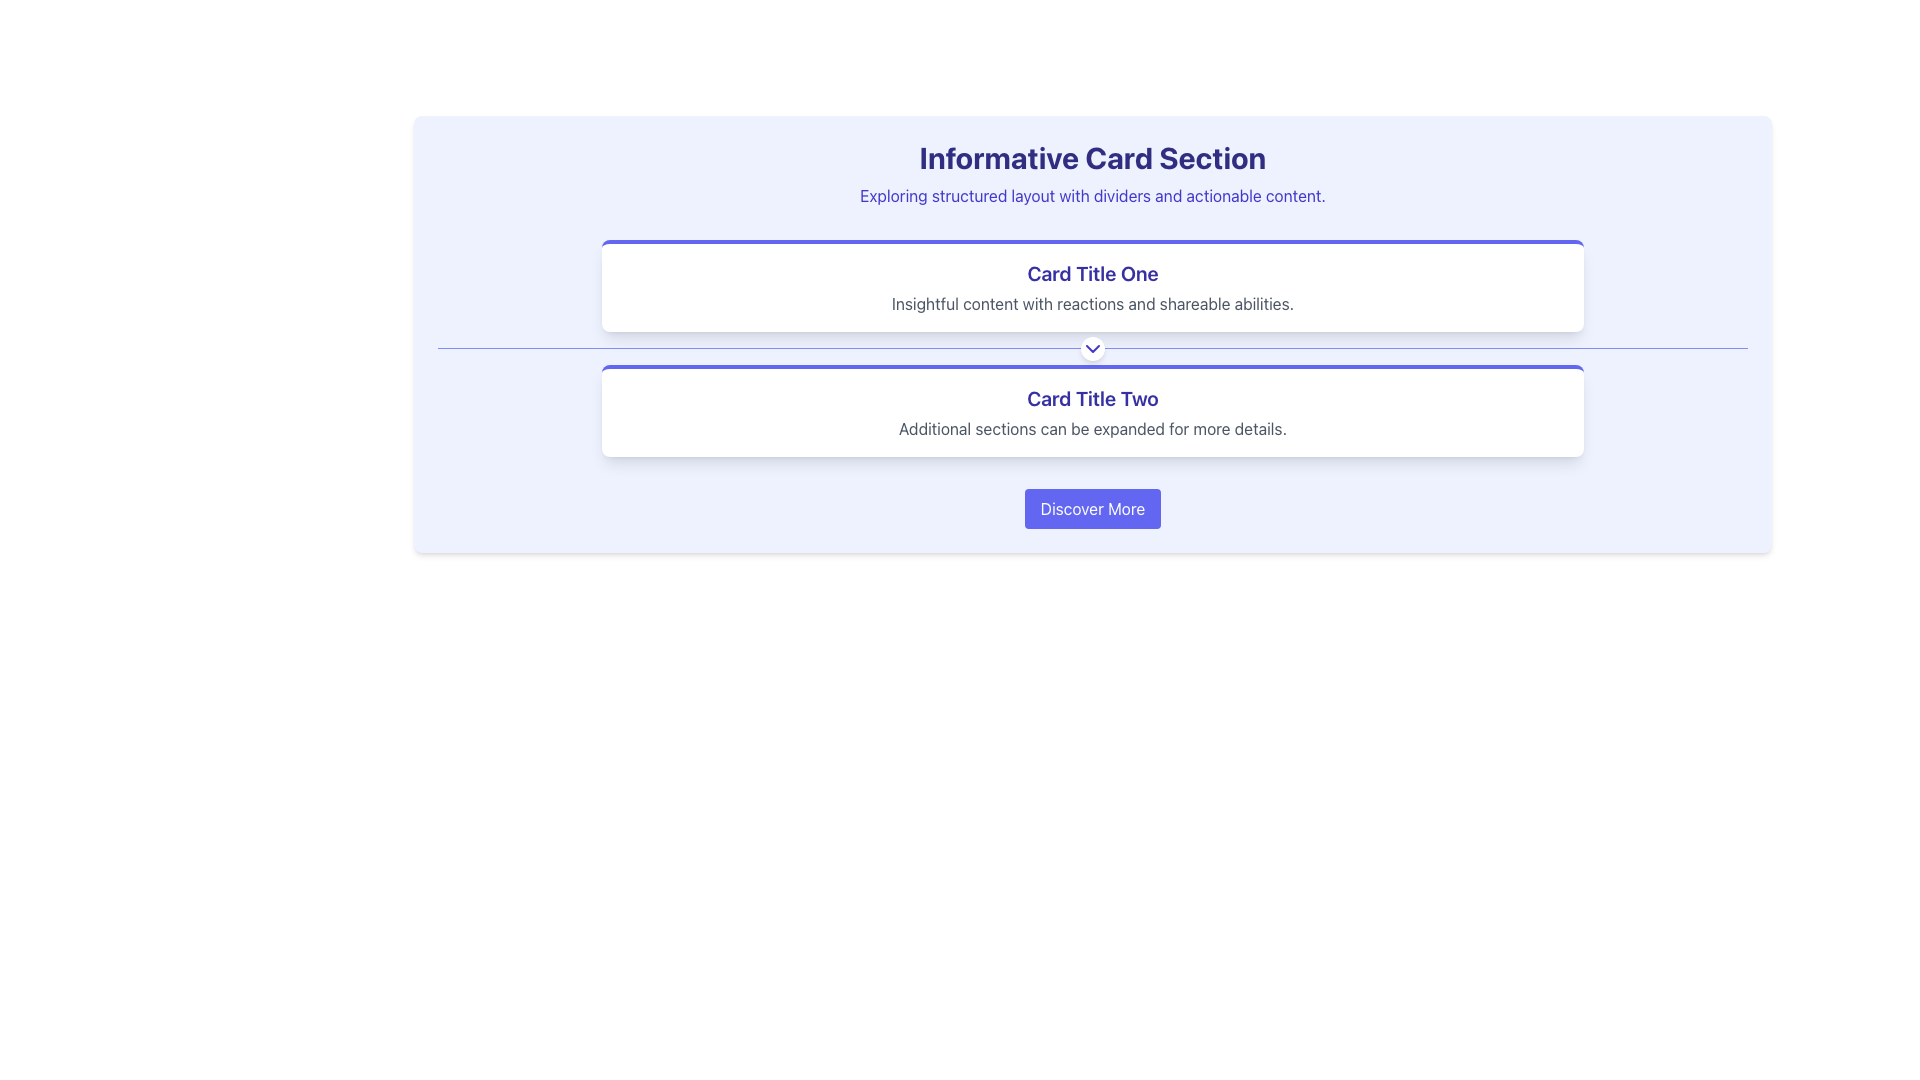  Describe the element at coordinates (1092, 157) in the screenshot. I see `the header text element styled in bold typography that reads 'Informative Card Section', which is prominently displayed in indigo color at the top-center of the interface` at that location.